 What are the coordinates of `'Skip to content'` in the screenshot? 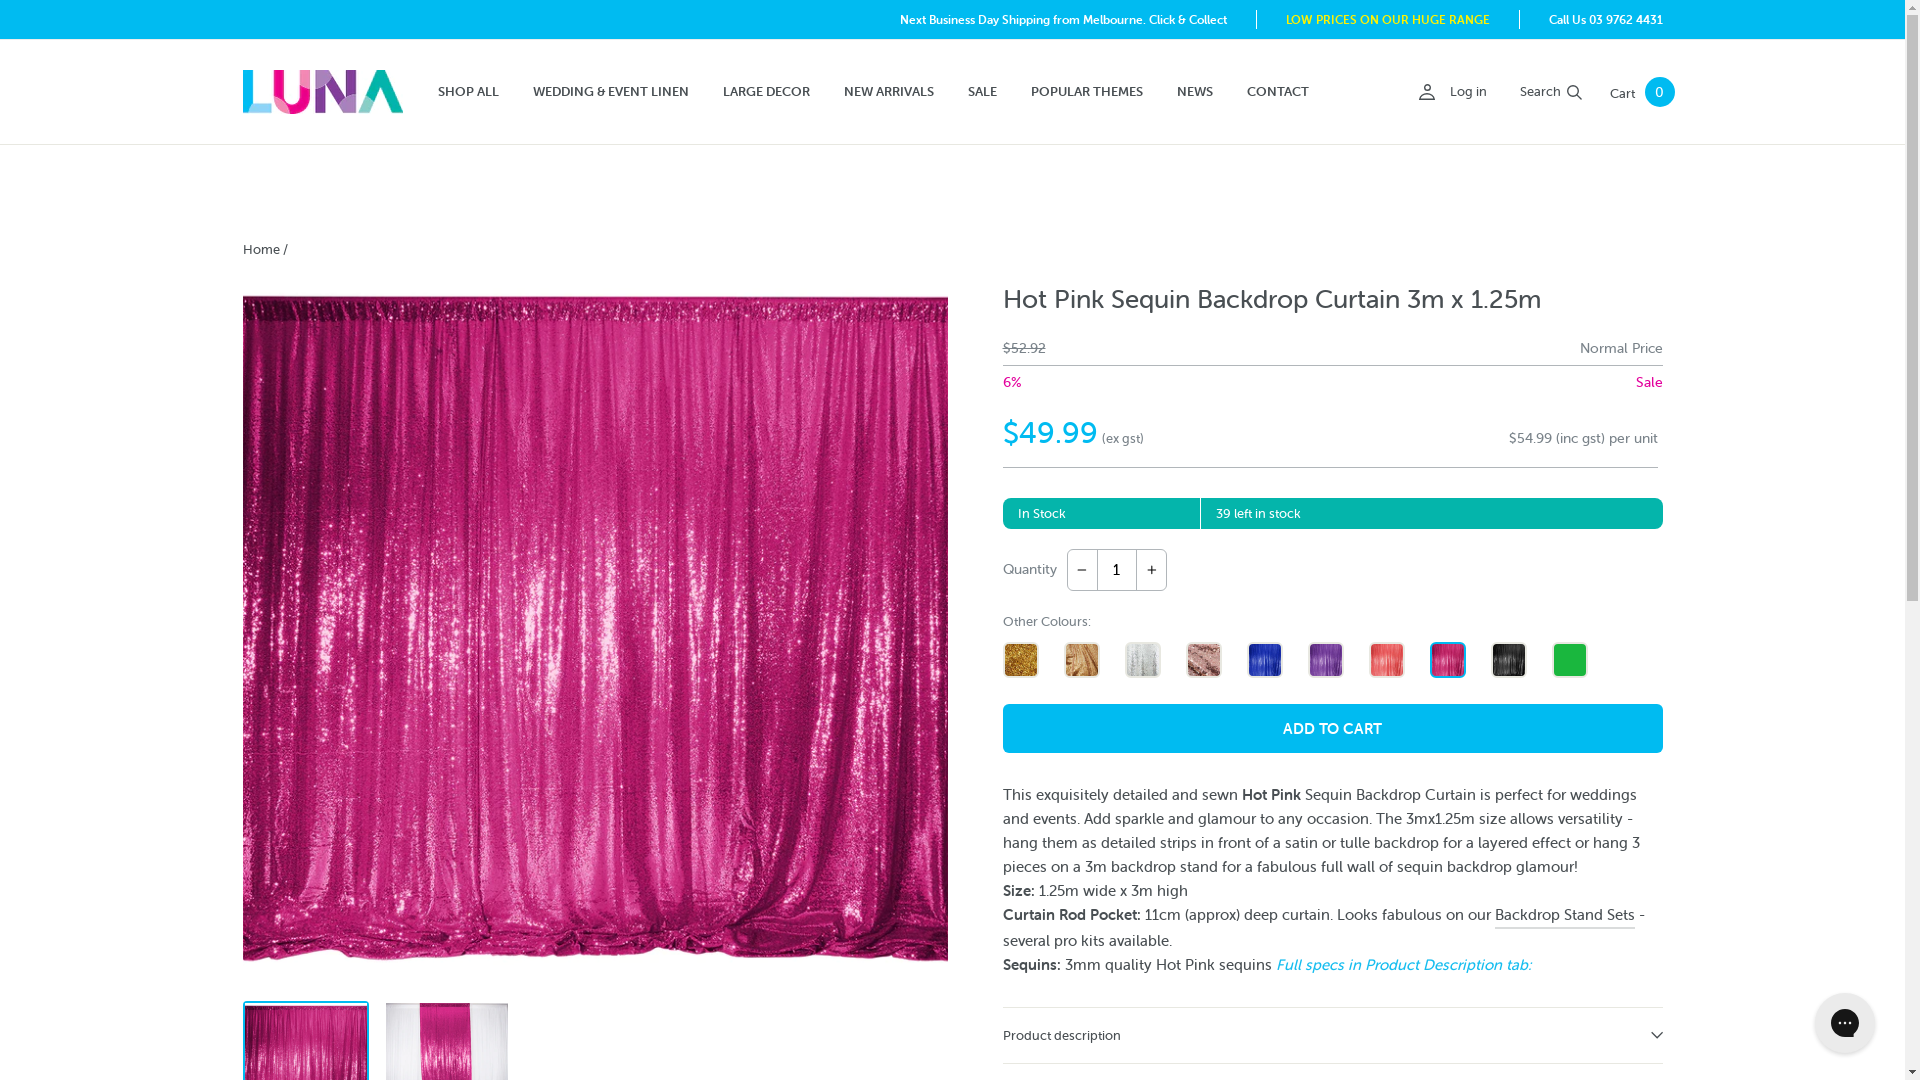 It's located at (0, 0).